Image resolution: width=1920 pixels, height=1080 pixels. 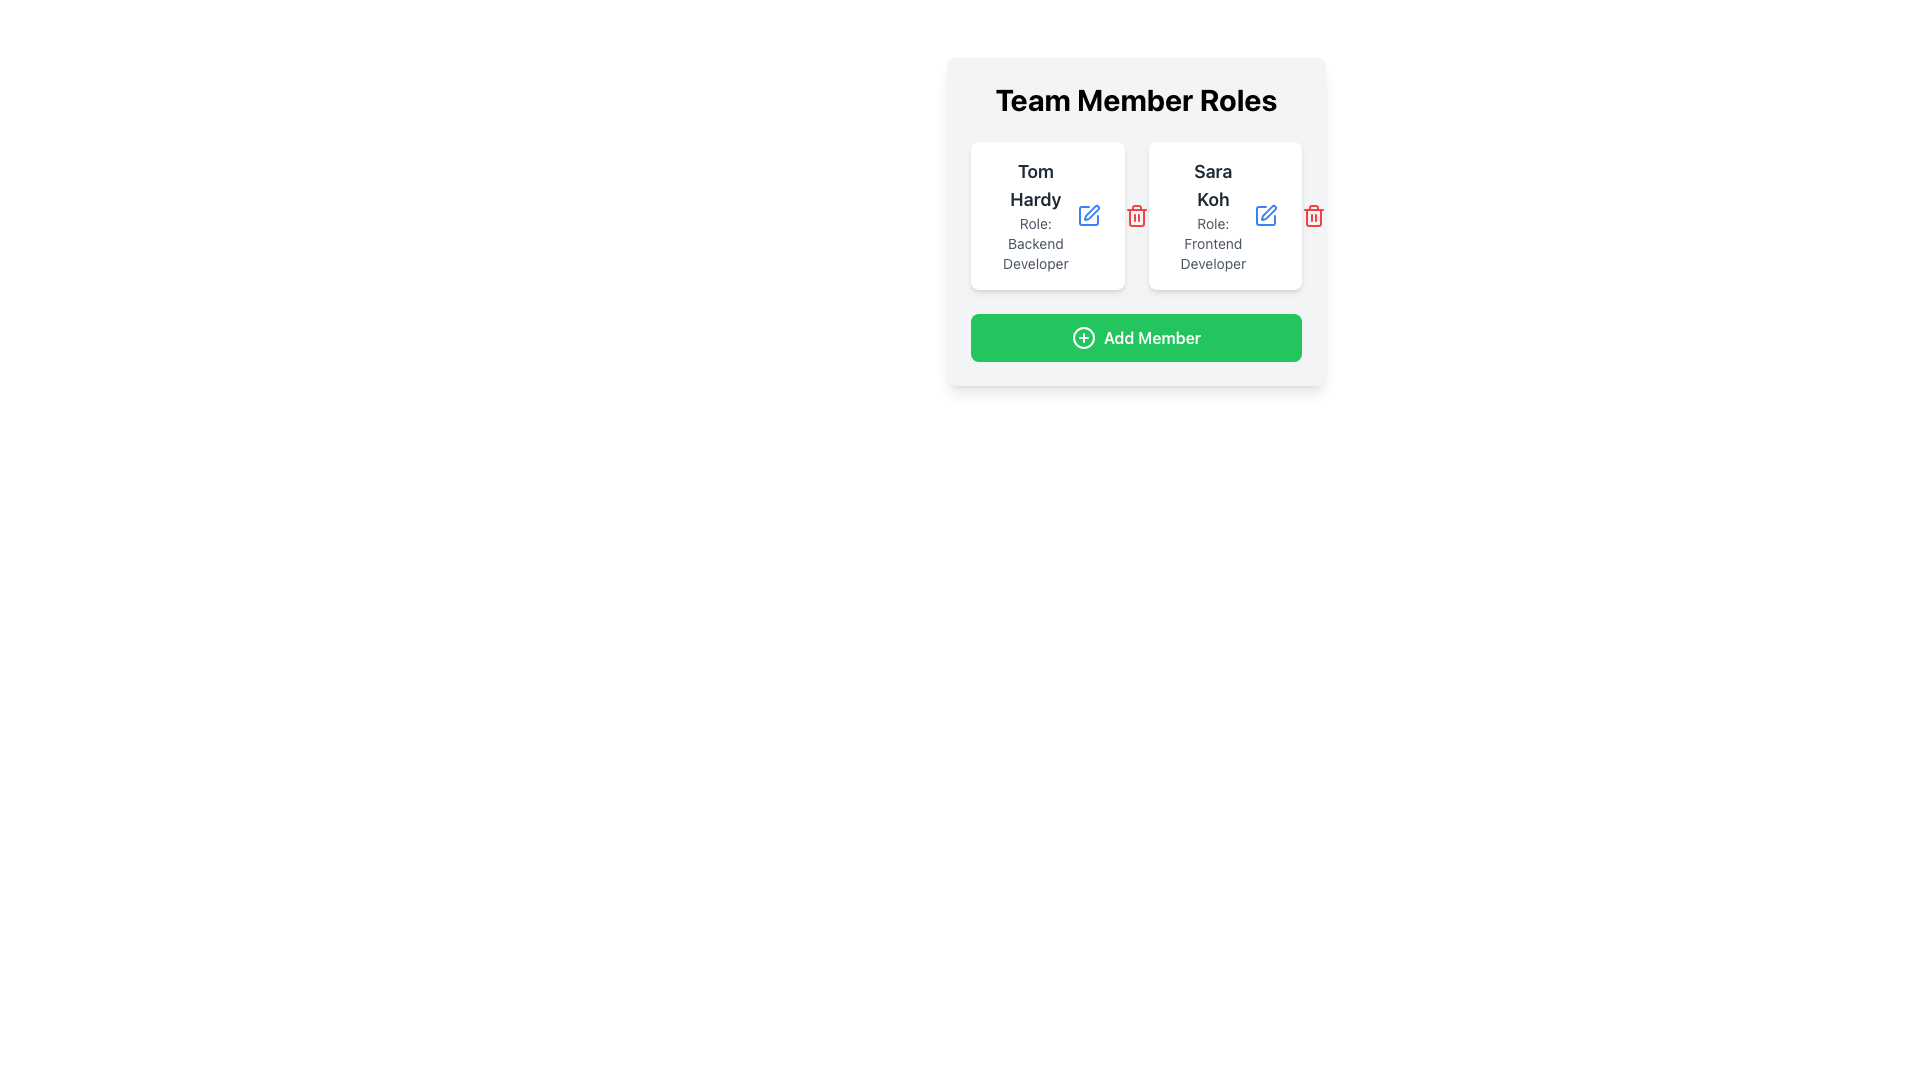 What do you see at coordinates (1082, 337) in the screenshot?
I see `the circular icon with a plus sign, which has a green background and white stroke outlines, located to the left of the 'Add Member' button text` at bounding box center [1082, 337].